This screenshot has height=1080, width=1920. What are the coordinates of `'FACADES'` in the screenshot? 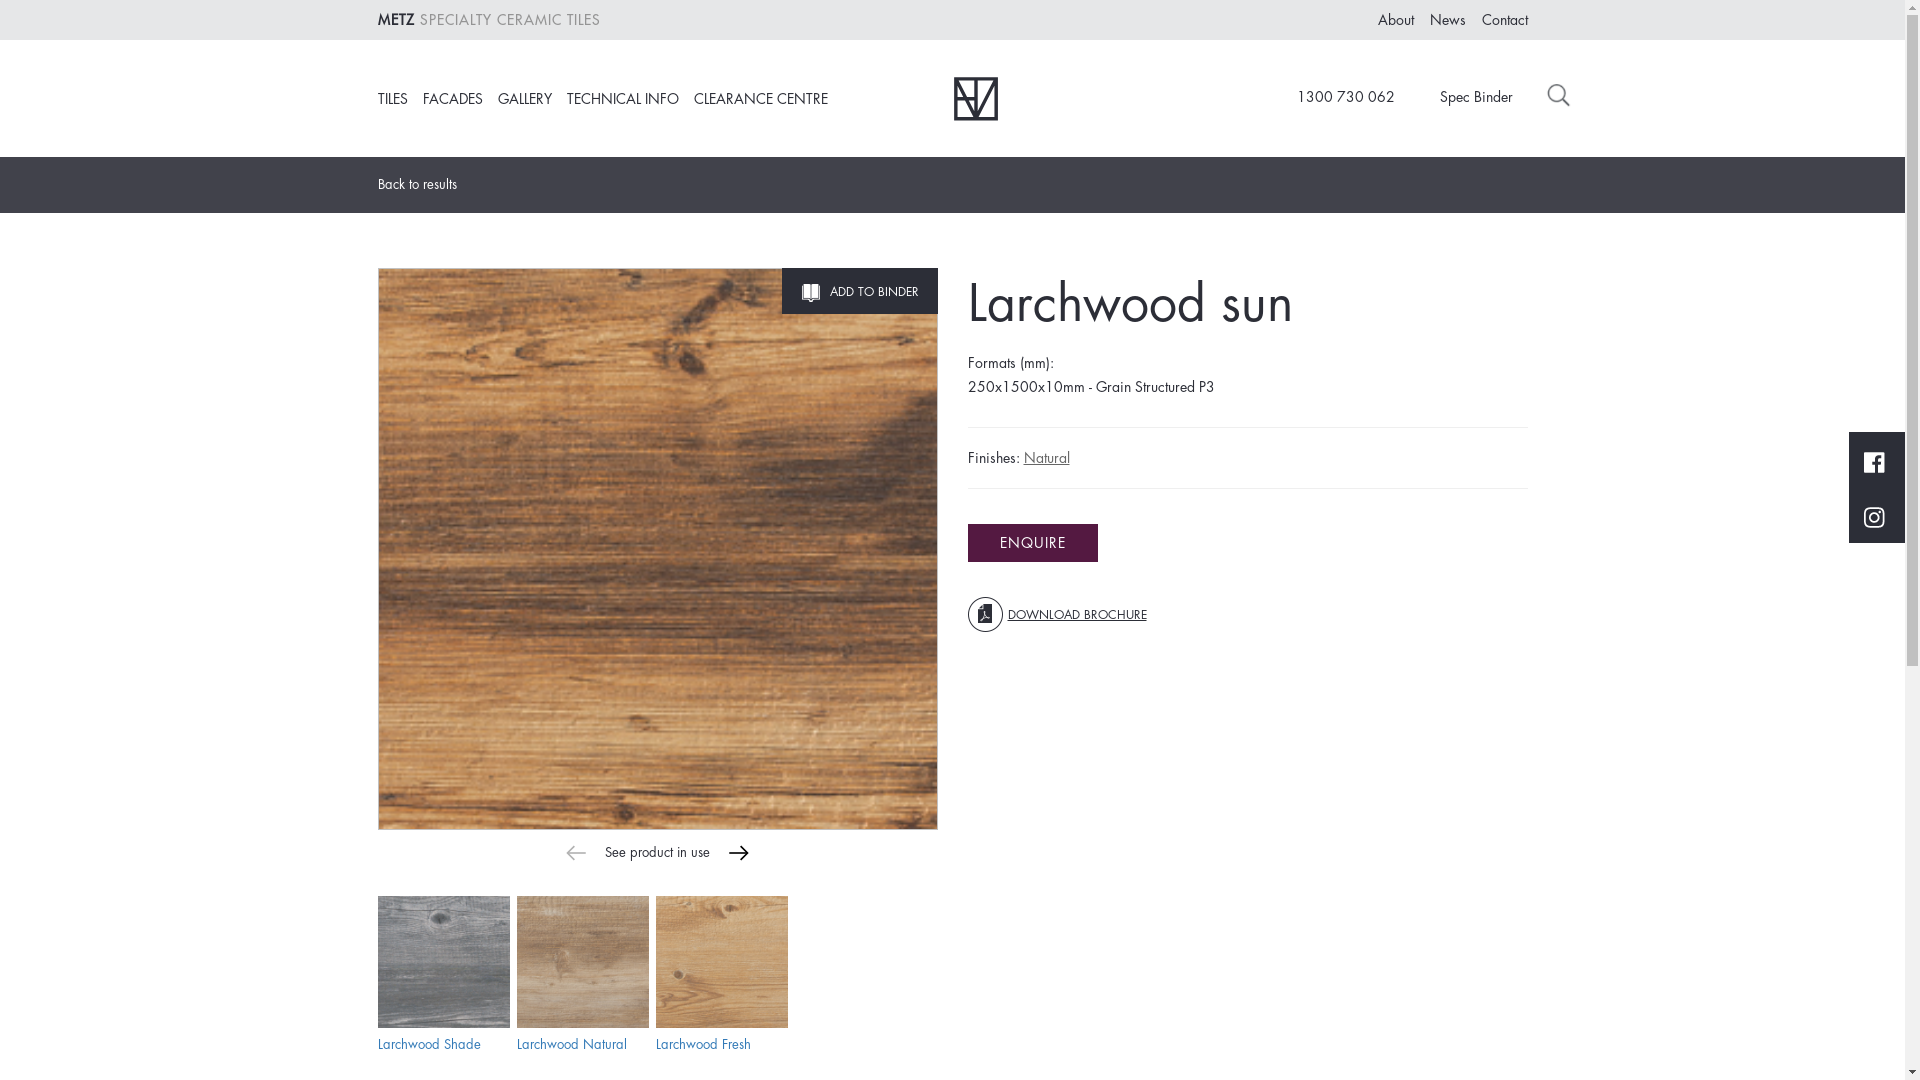 It's located at (421, 99).